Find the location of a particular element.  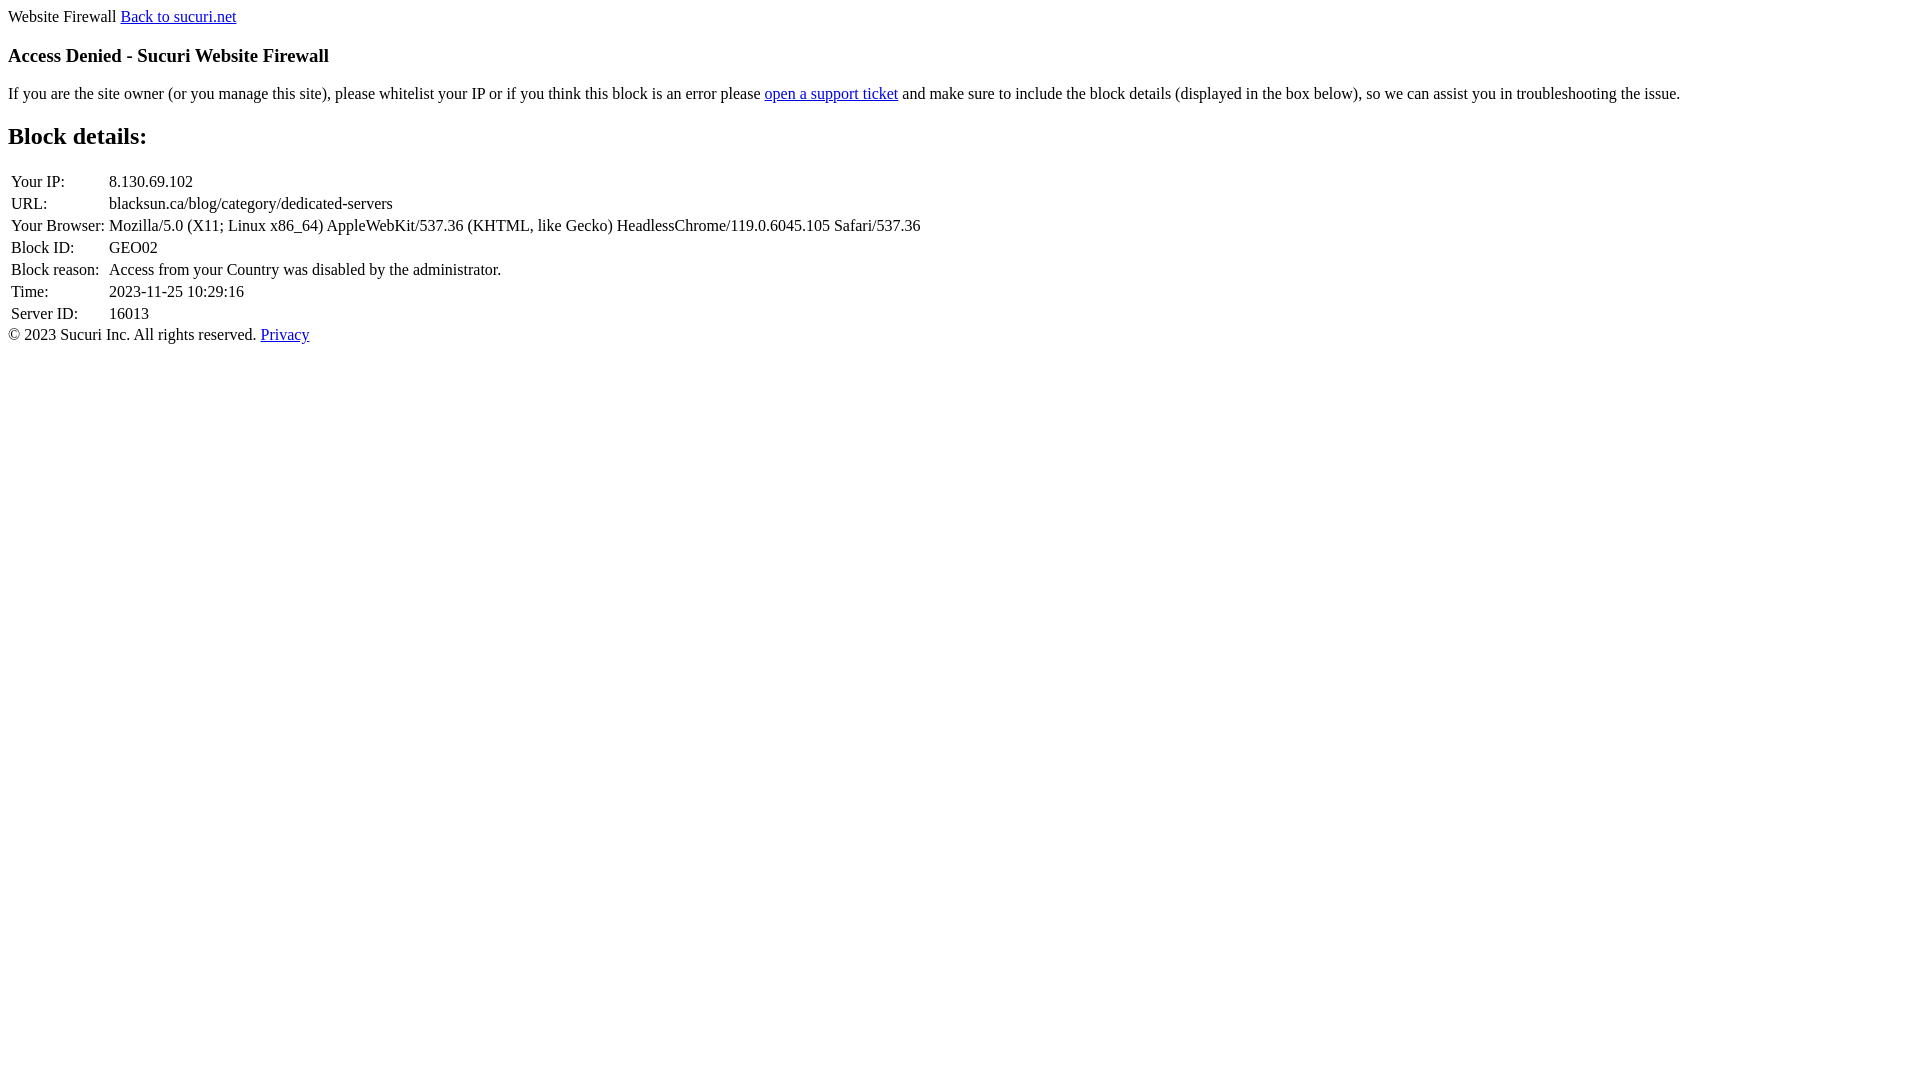

'Back to sucuri.net' is located at coordinates (119, 16).